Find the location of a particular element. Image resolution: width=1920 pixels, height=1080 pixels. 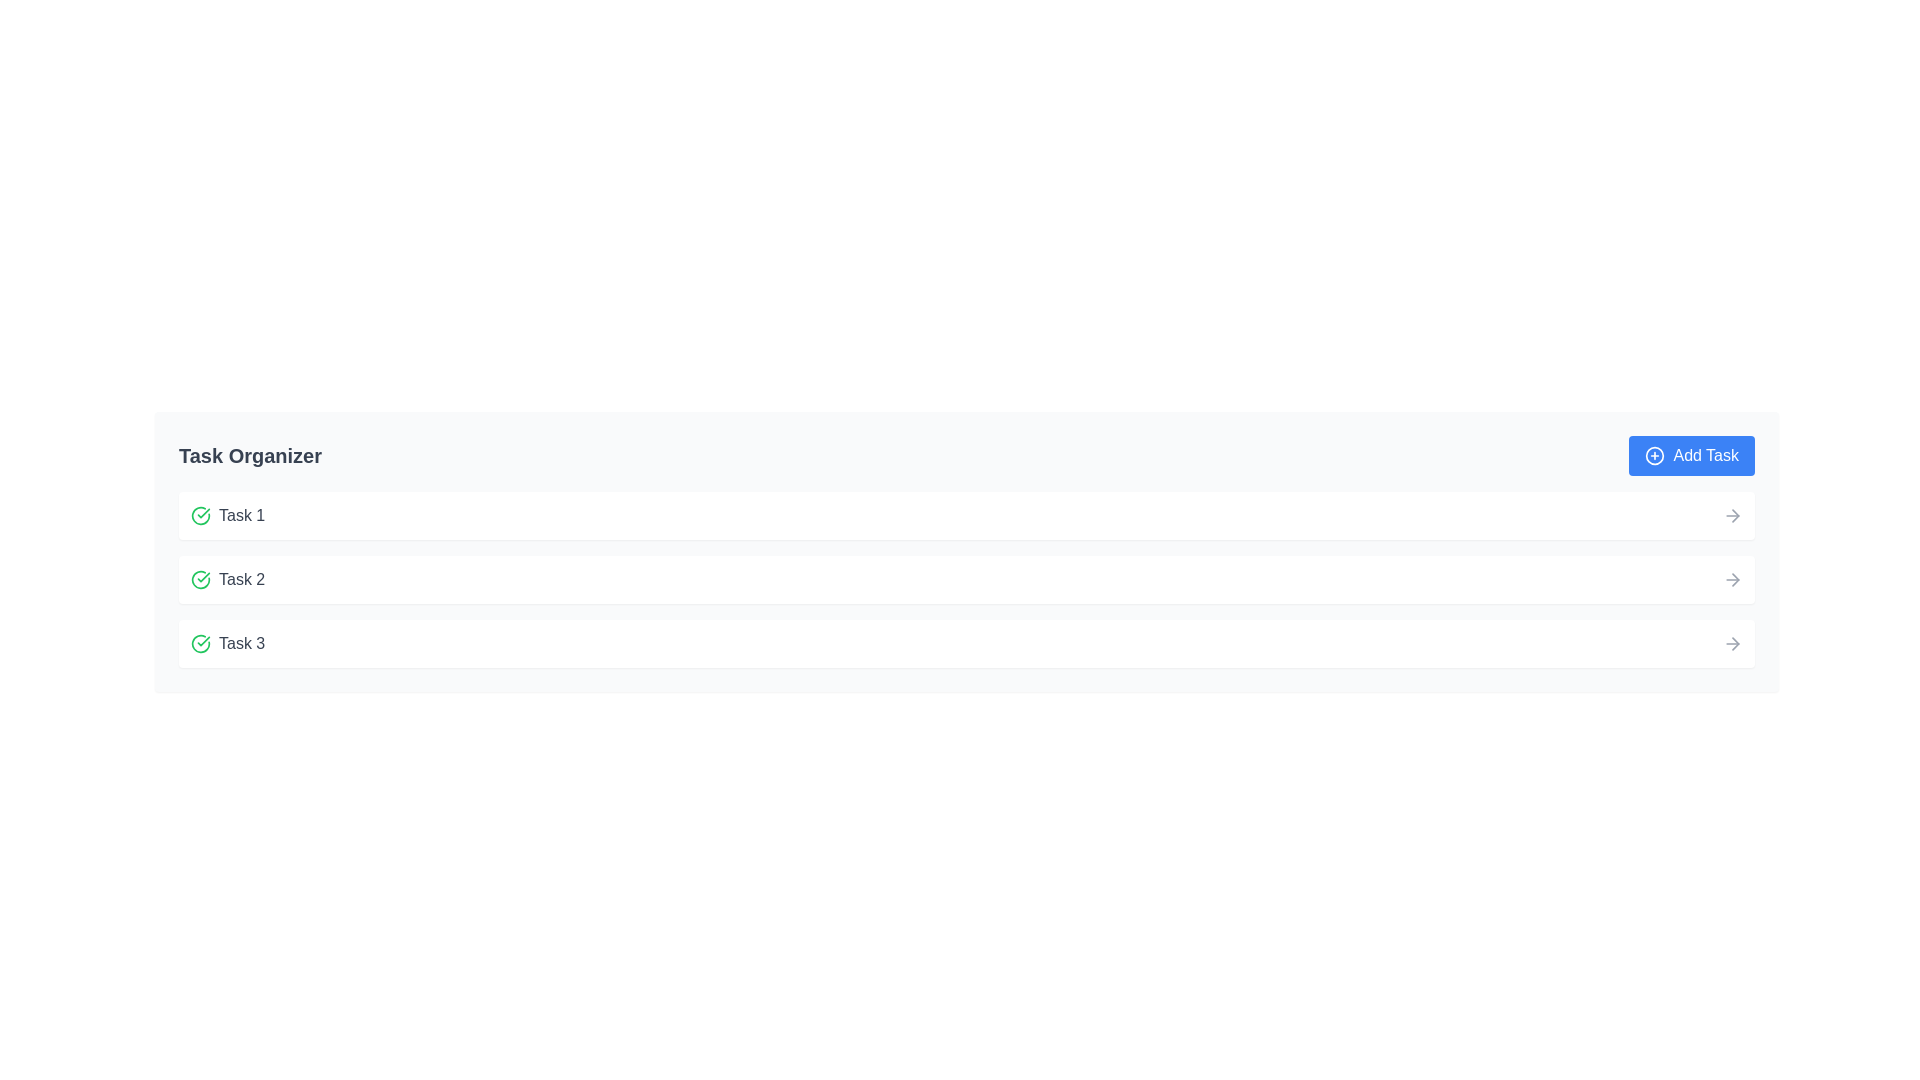

the text and icon label in the task list that displays the title of the first task located beneath the 'Task Organizer' heading is located at coordinates (228, 515).